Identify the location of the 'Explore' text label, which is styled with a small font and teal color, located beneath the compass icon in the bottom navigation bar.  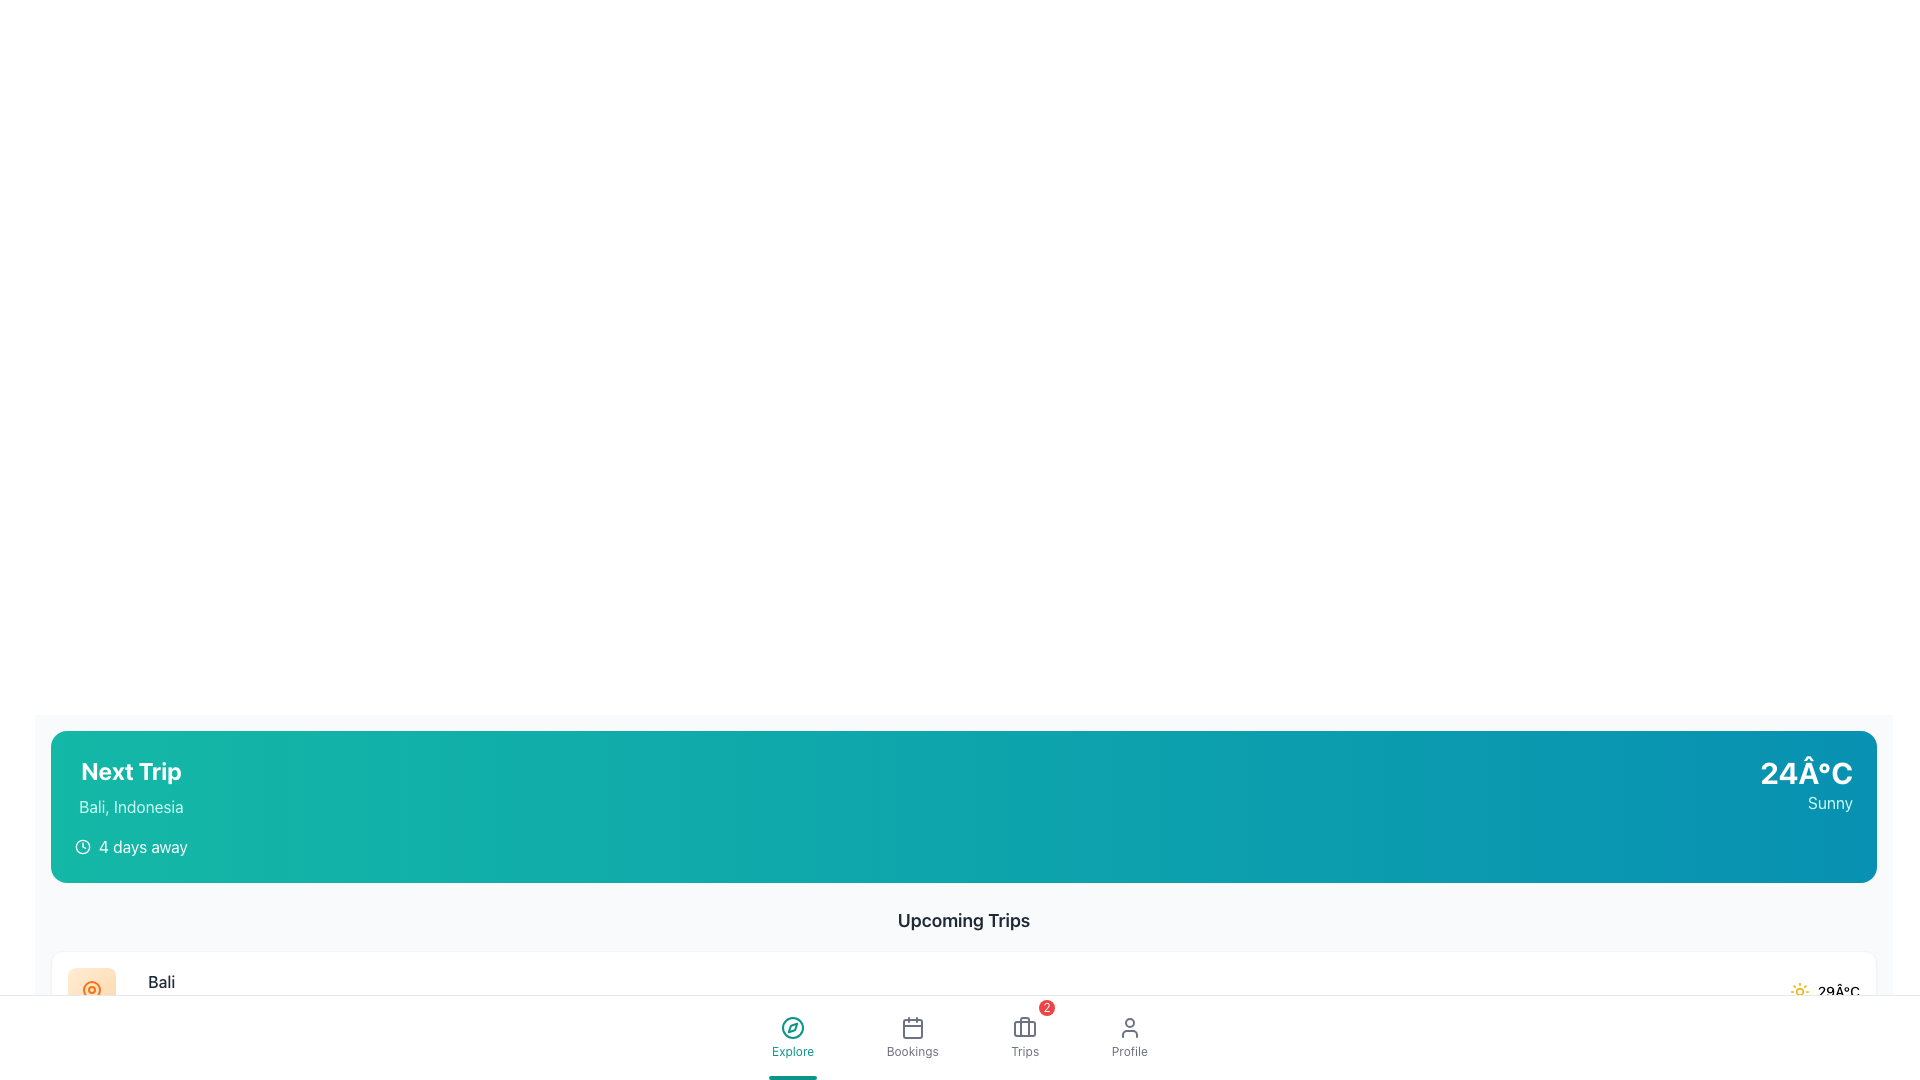
(792, 1051).